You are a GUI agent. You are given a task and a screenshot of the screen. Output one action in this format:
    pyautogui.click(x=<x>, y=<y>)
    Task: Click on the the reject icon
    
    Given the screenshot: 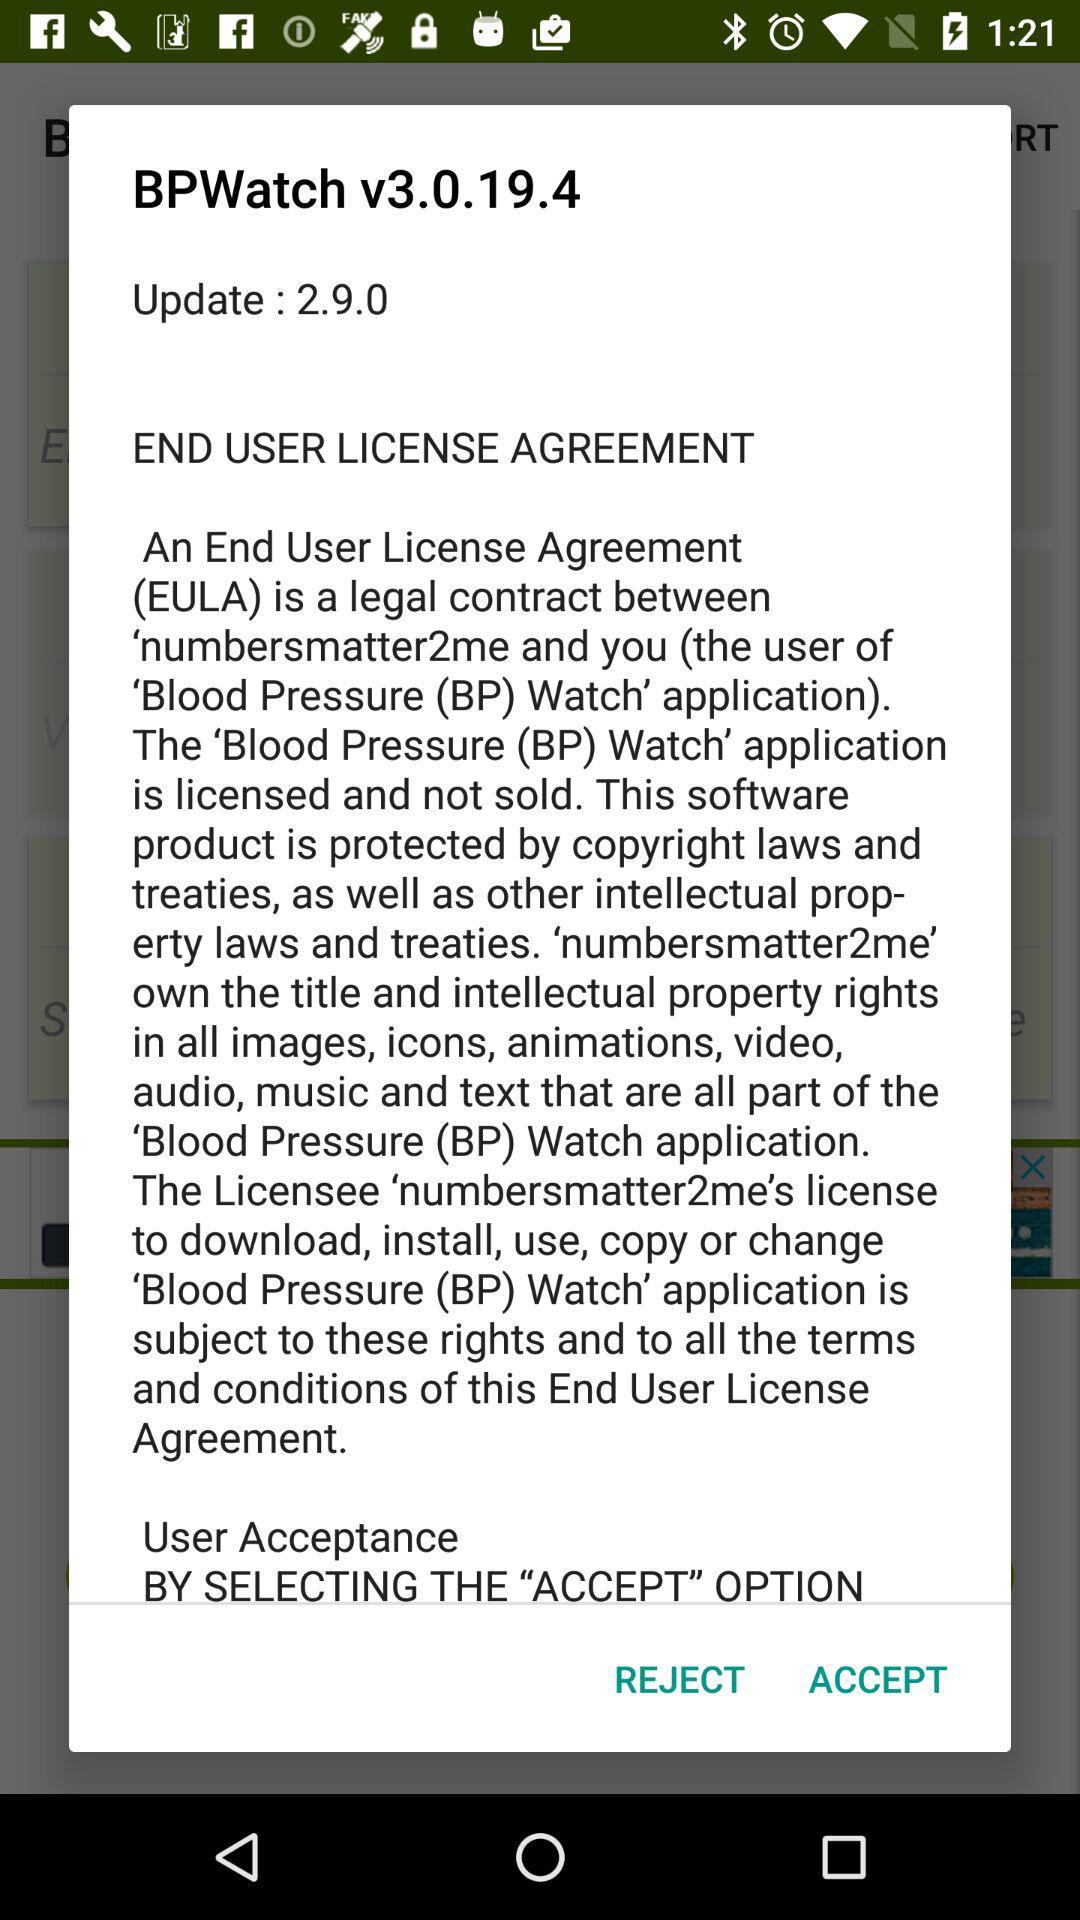 What is the action you would take?
    pyautogui.click(x=678, y=1678)
    